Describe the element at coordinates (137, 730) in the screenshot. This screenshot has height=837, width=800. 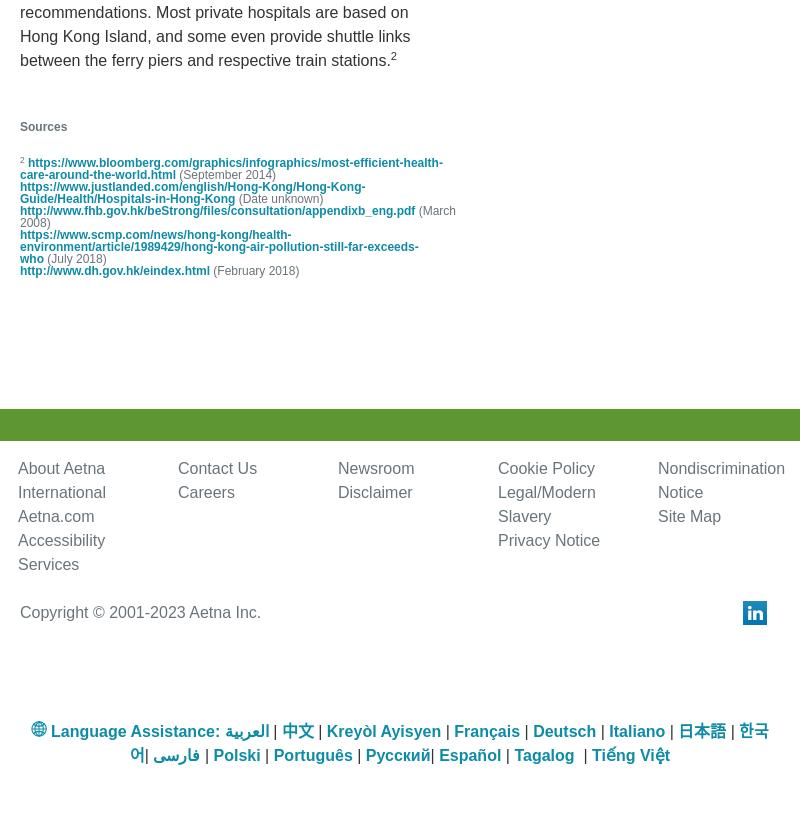
I see `'Language Assistance:'` at that location.